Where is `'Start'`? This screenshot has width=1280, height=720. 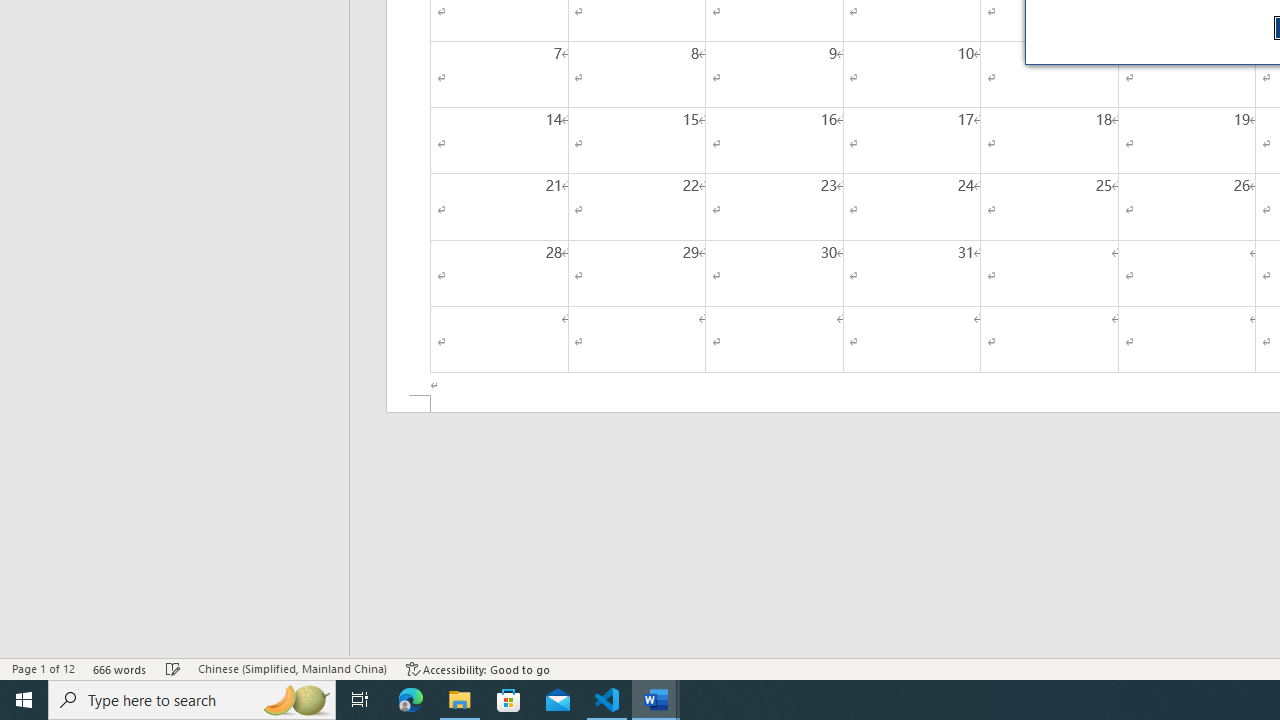
'Start' is located at coordinates (24, 698).